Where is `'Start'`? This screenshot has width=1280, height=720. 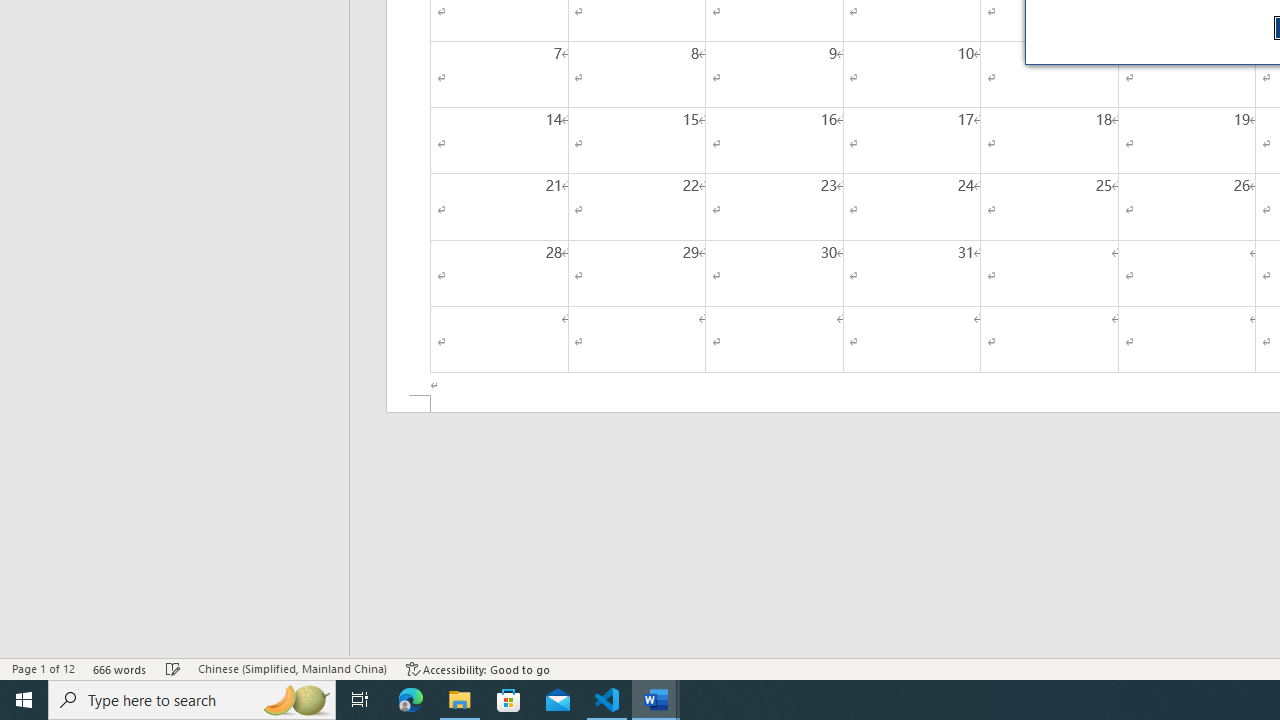
'Start' is located at coordinates (24, 698).